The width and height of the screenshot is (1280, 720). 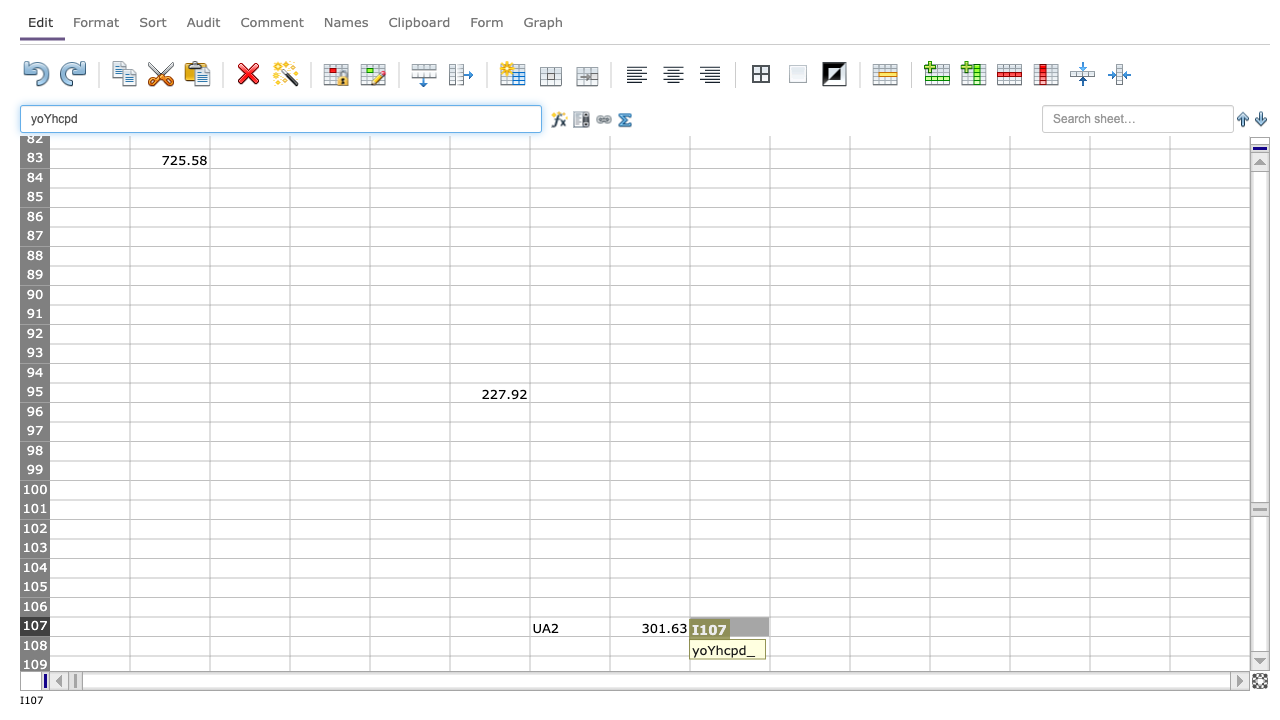 I want to click on Lower right of K108, so click(x=929, y=655).